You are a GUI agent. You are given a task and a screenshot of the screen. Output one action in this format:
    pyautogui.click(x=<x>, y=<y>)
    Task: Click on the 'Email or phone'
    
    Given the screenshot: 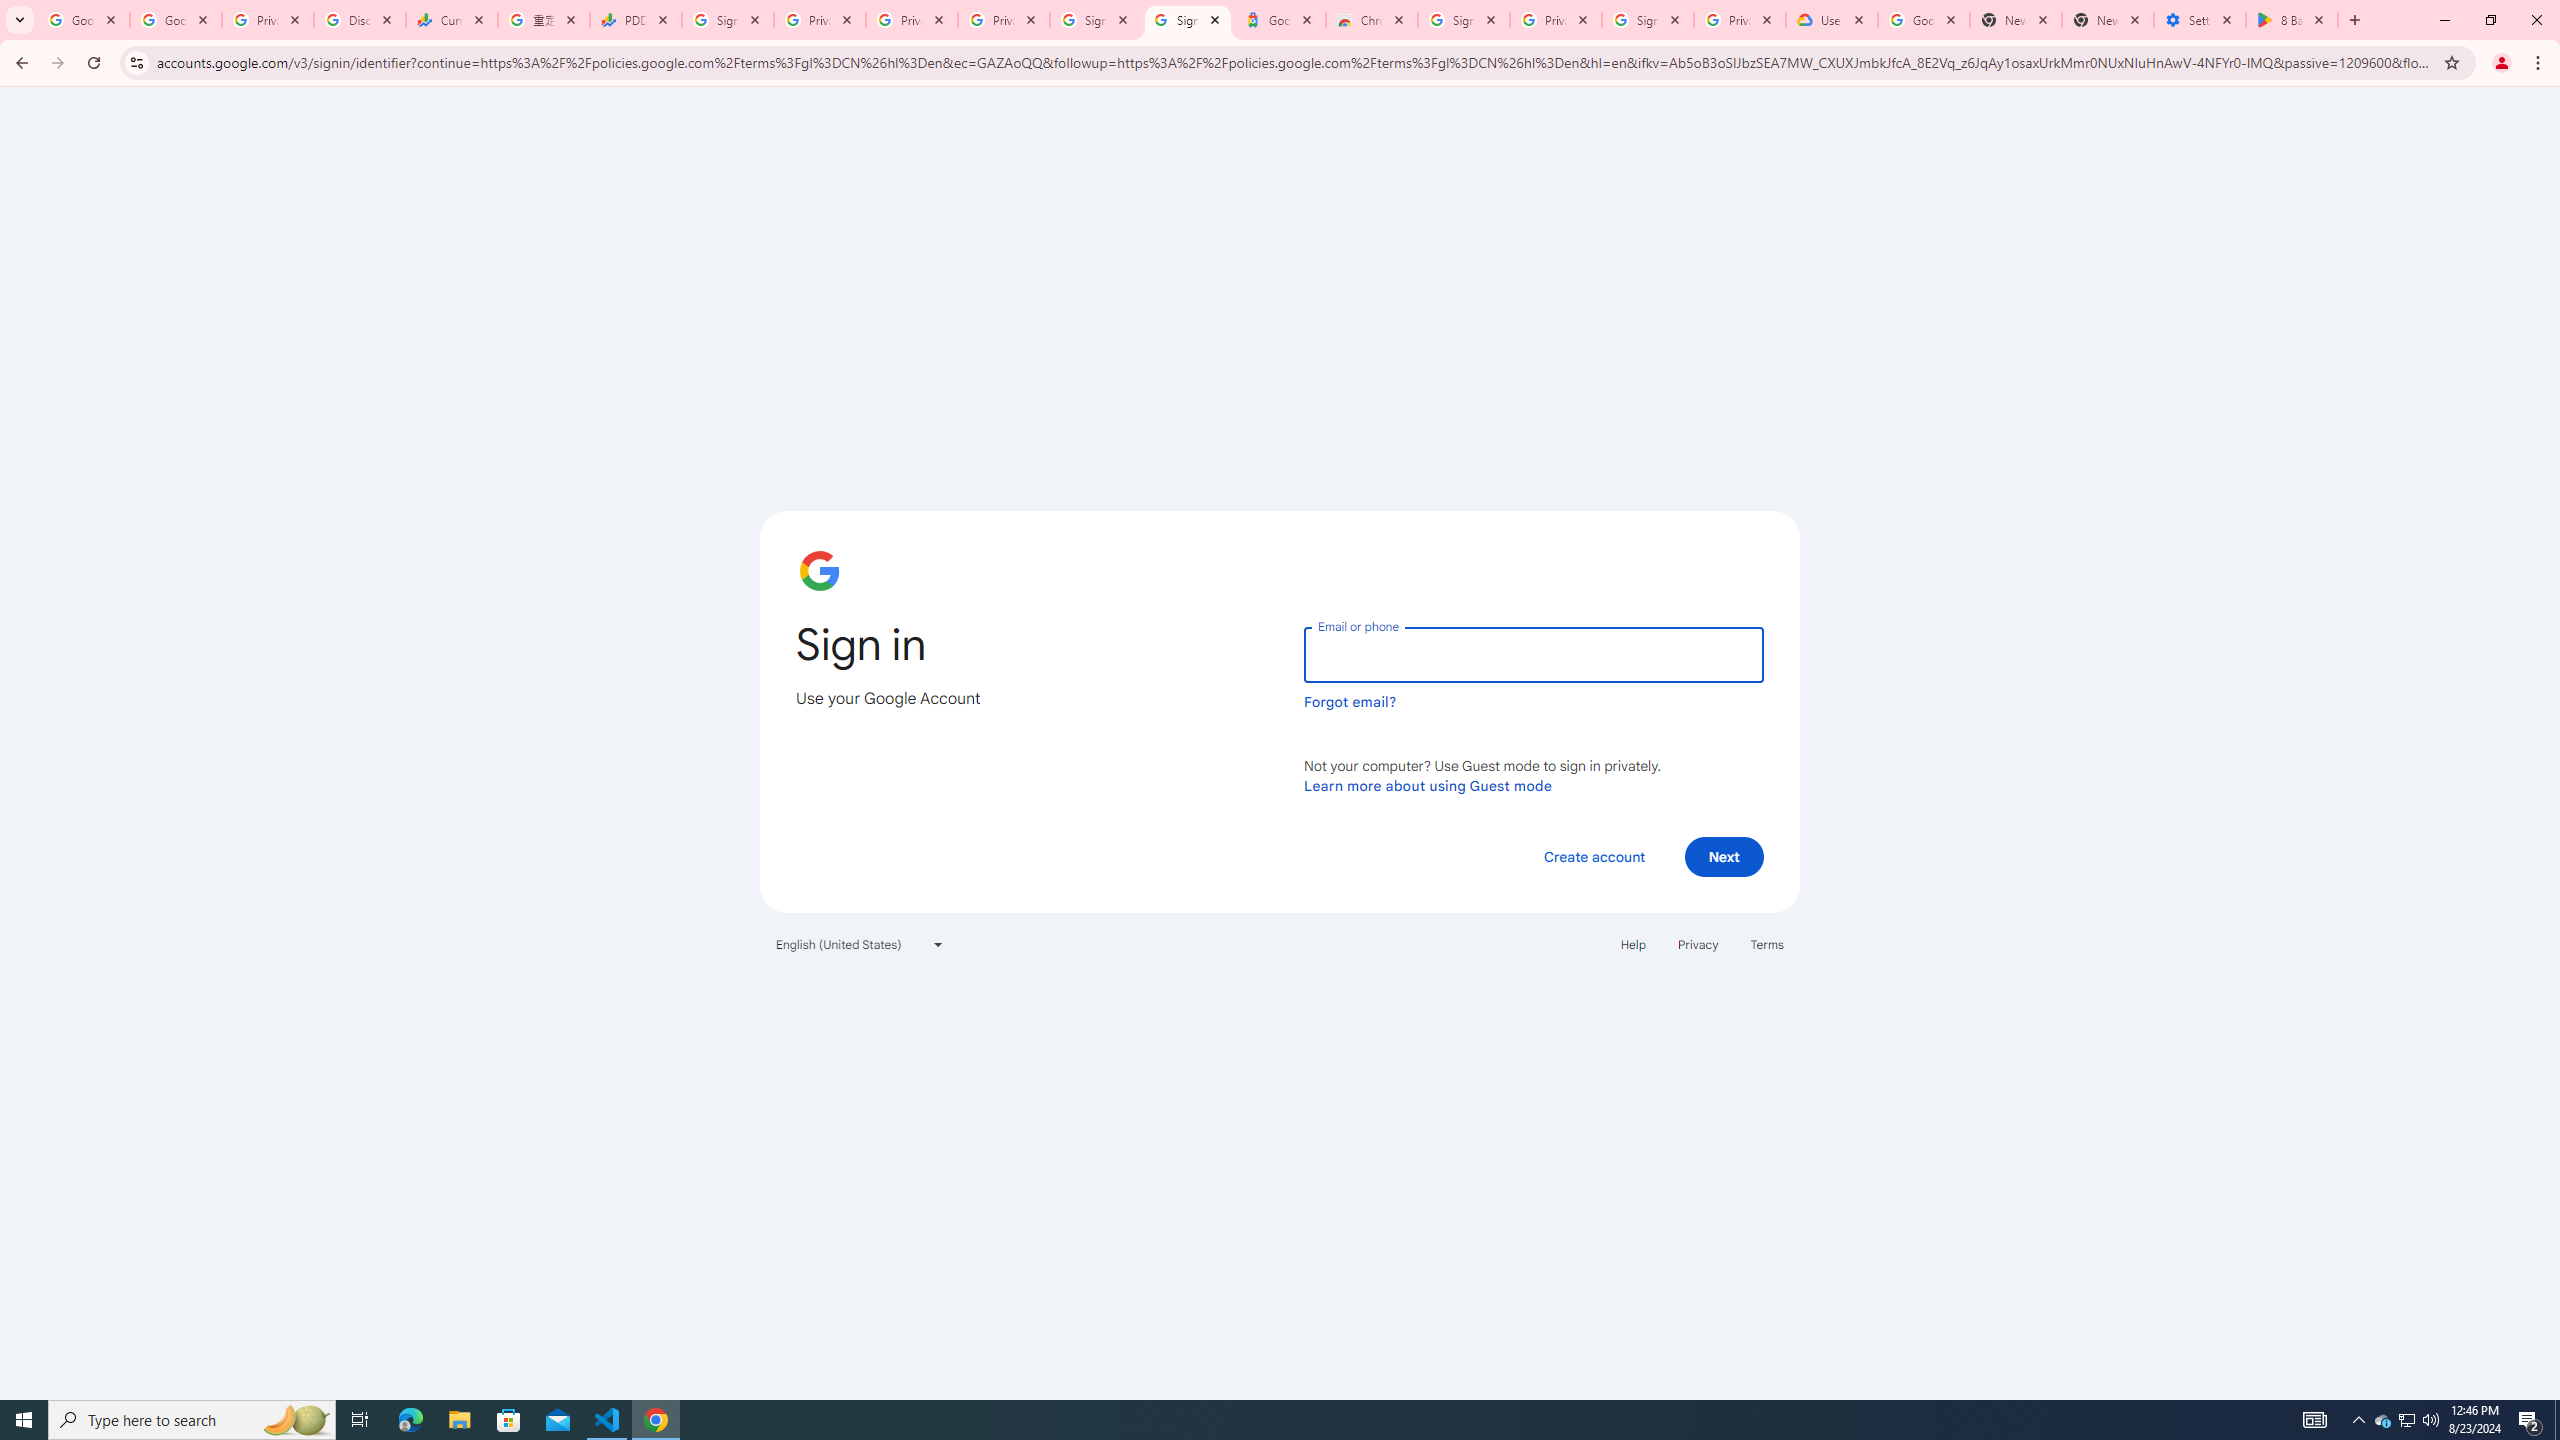 What is the action you would take?
    pyautogui.click(x=1532, y=654)
    